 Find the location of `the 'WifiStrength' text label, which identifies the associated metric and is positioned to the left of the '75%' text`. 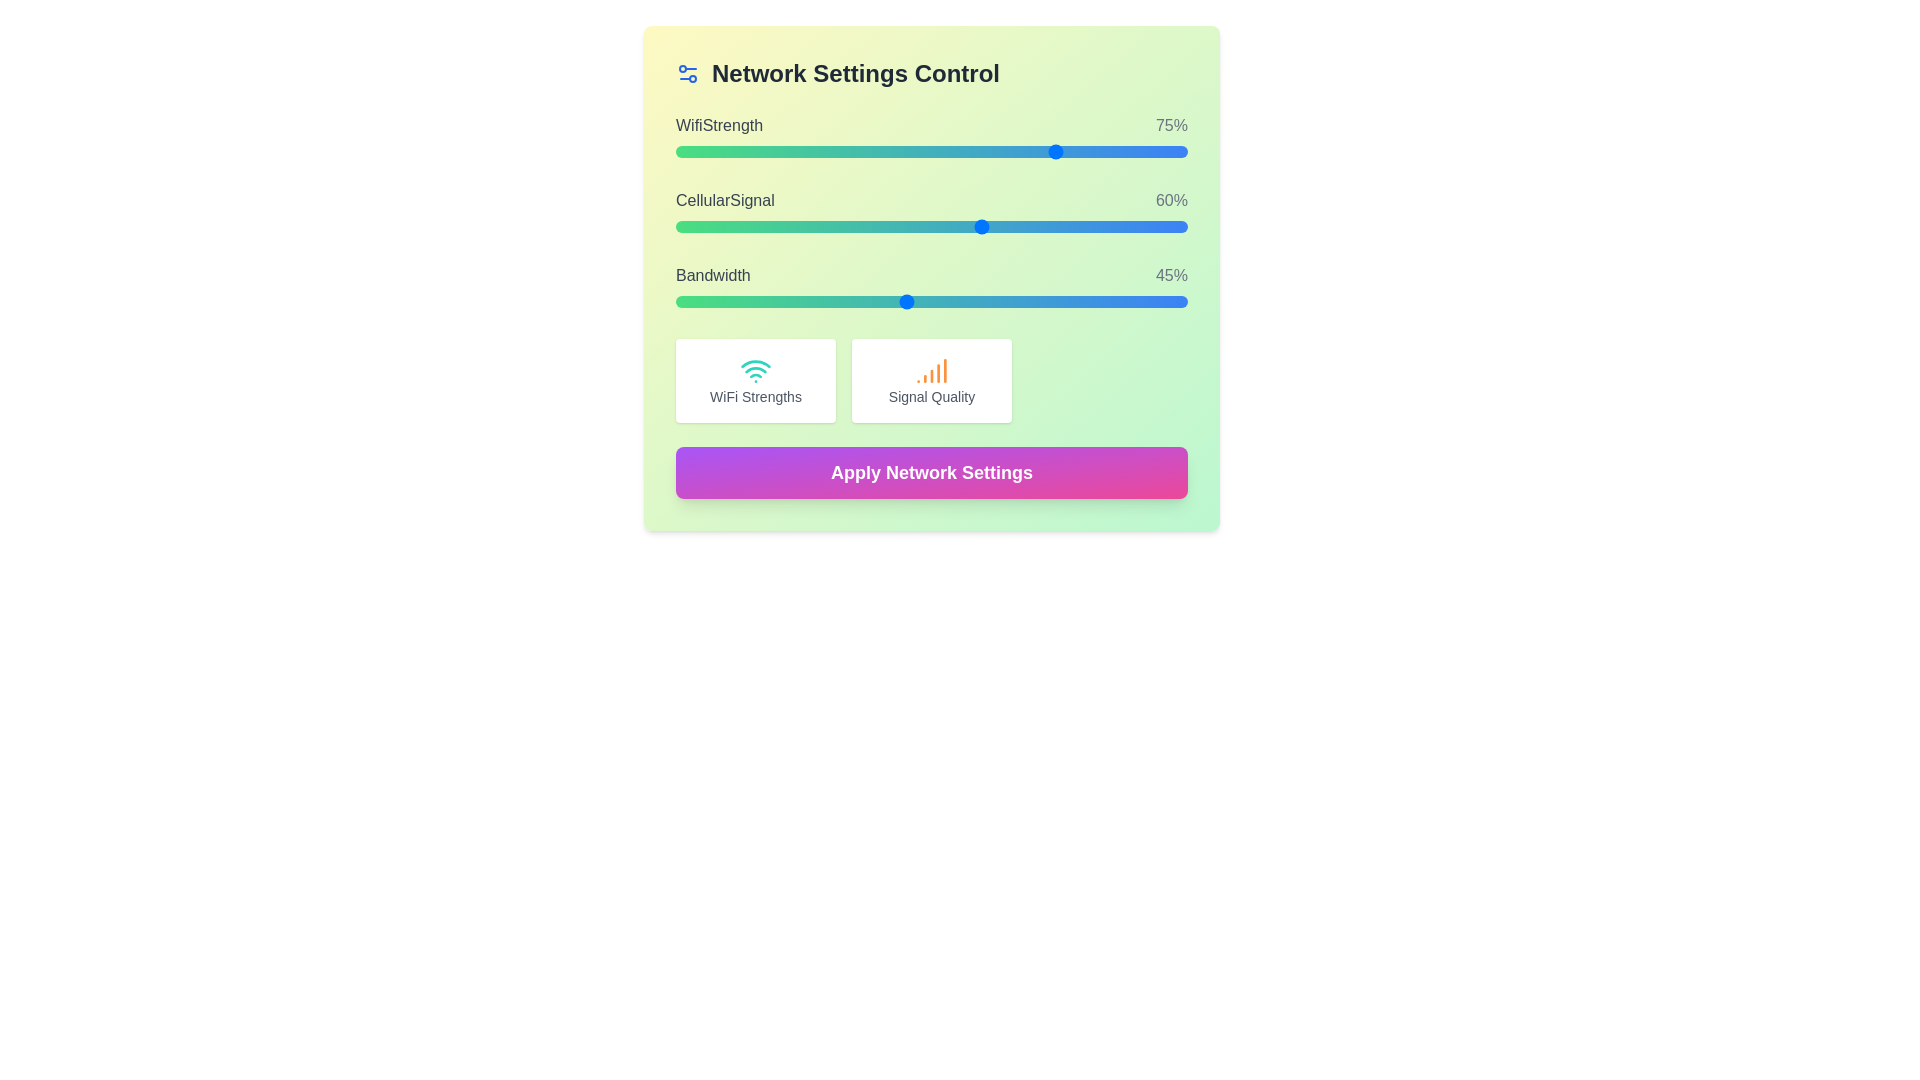

the 'WifiStrength' text label, which identifies the associated metric and is positioned to the left of the '75%' text is located at coordinates (719, 126).